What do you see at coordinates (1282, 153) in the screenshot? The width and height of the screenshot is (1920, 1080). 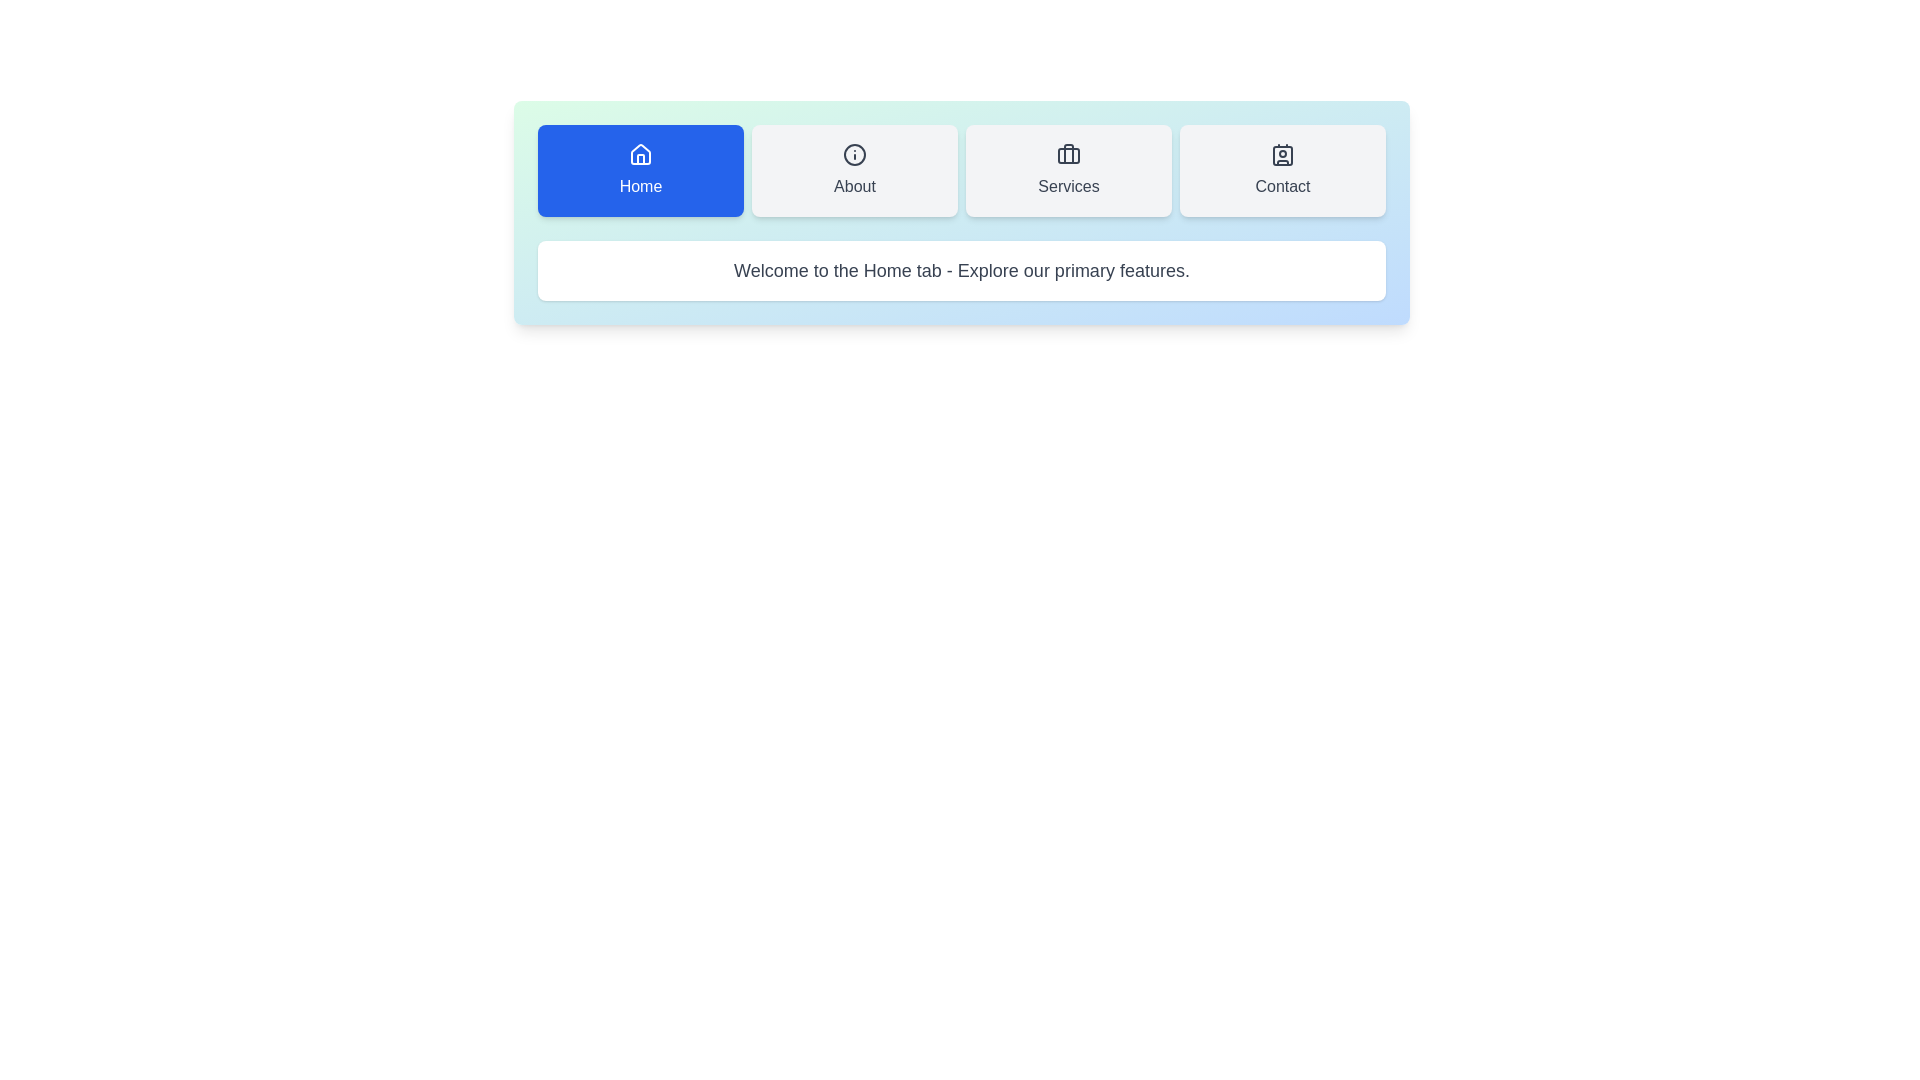 I see `the contact icon in the 'Contact' section of the horizontal menu` at bounding box center [1282, 153].